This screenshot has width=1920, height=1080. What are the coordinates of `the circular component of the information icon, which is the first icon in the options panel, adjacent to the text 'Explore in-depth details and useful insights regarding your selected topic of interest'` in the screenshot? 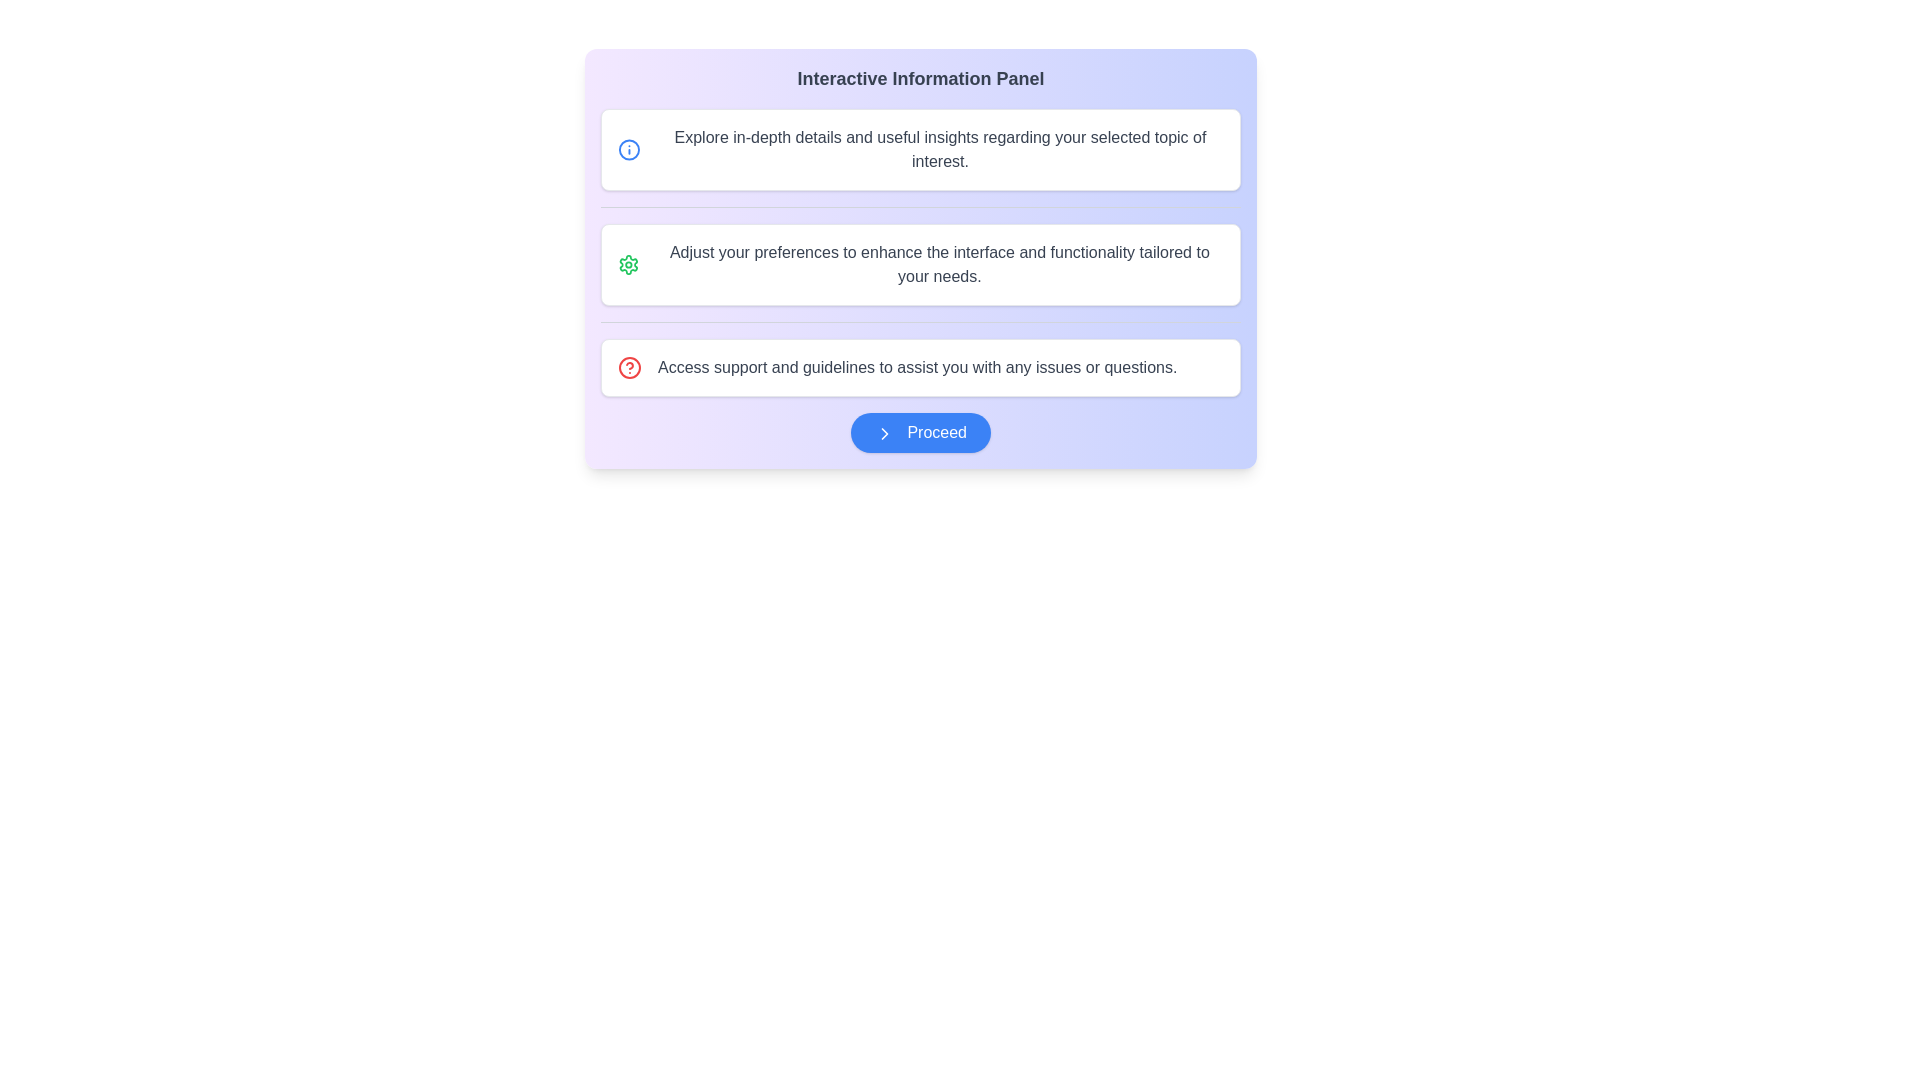 It's located at (628, 149).